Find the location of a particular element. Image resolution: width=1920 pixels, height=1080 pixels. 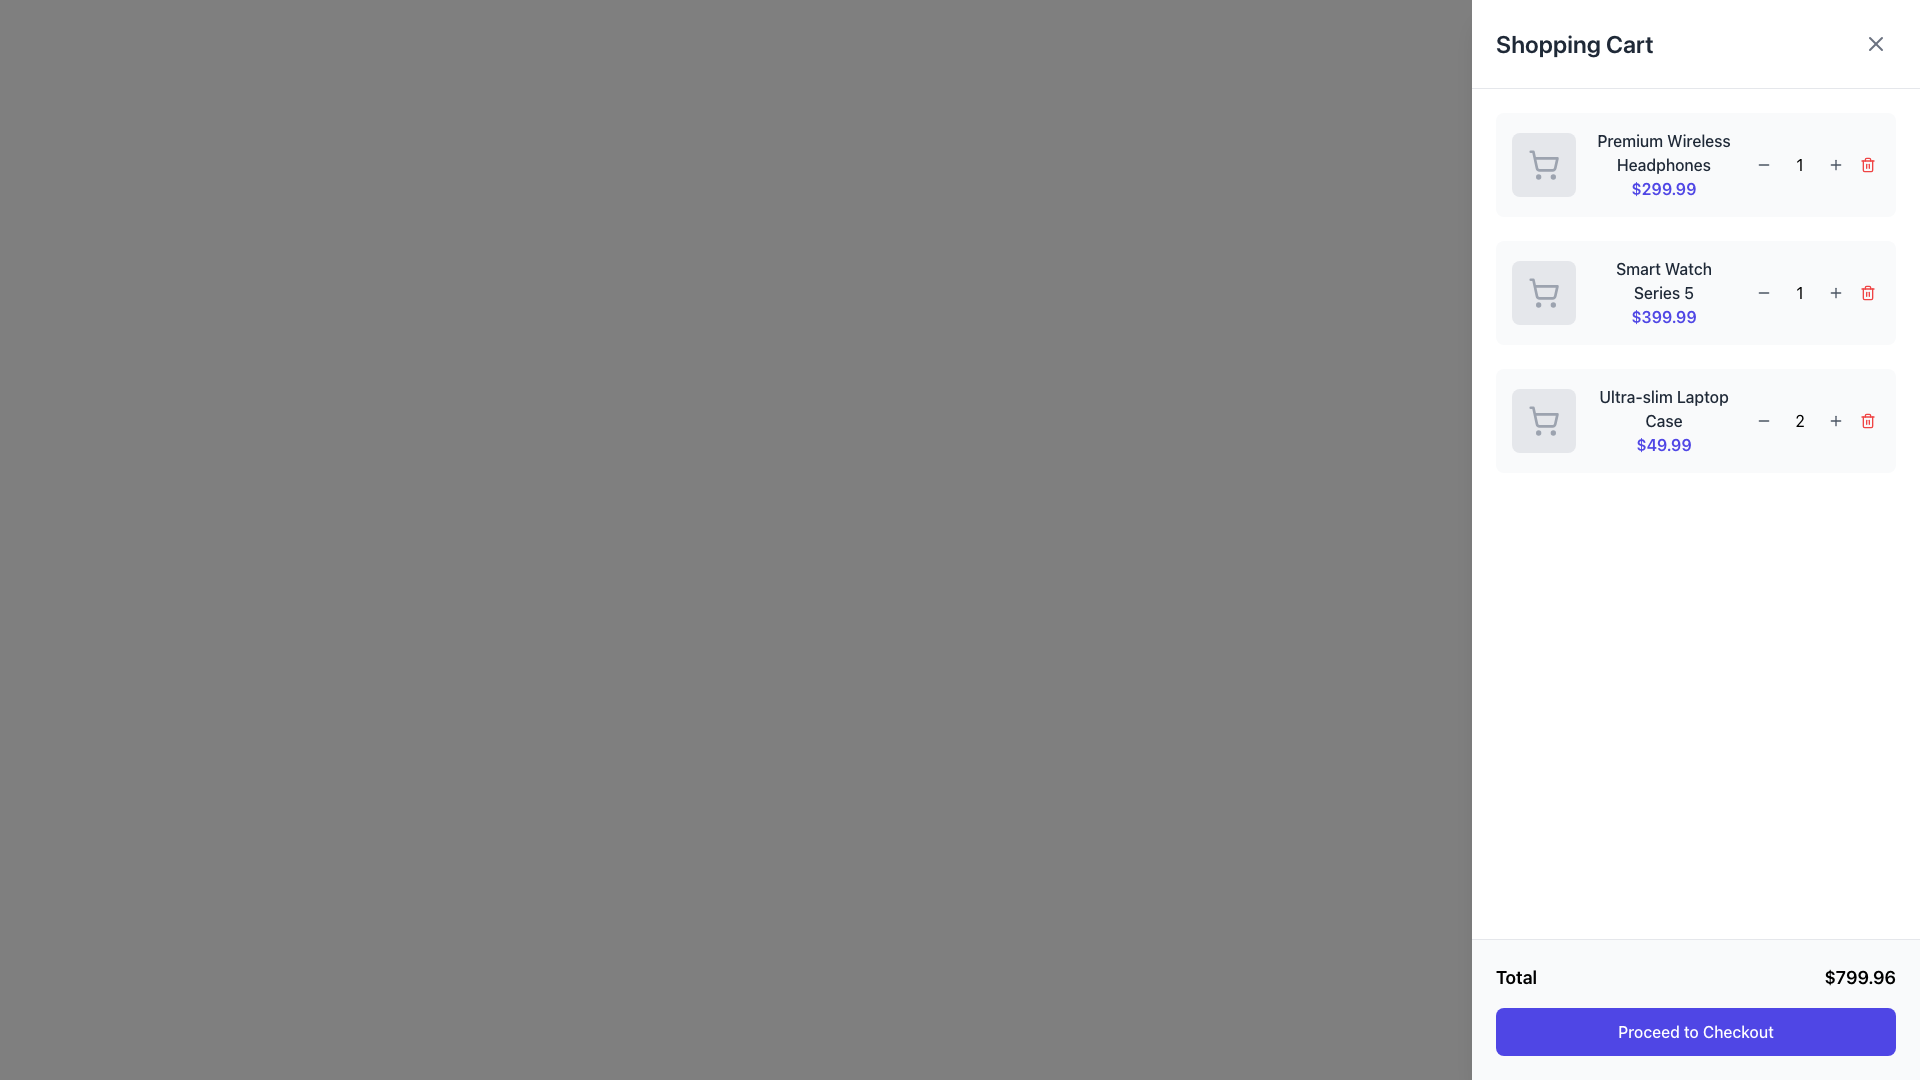

the text block displaying 'Premium Wireless Headphones' with the price '$299.99' in the right-side panel of the shopping cart interface is located at coordinates (1664, 164).